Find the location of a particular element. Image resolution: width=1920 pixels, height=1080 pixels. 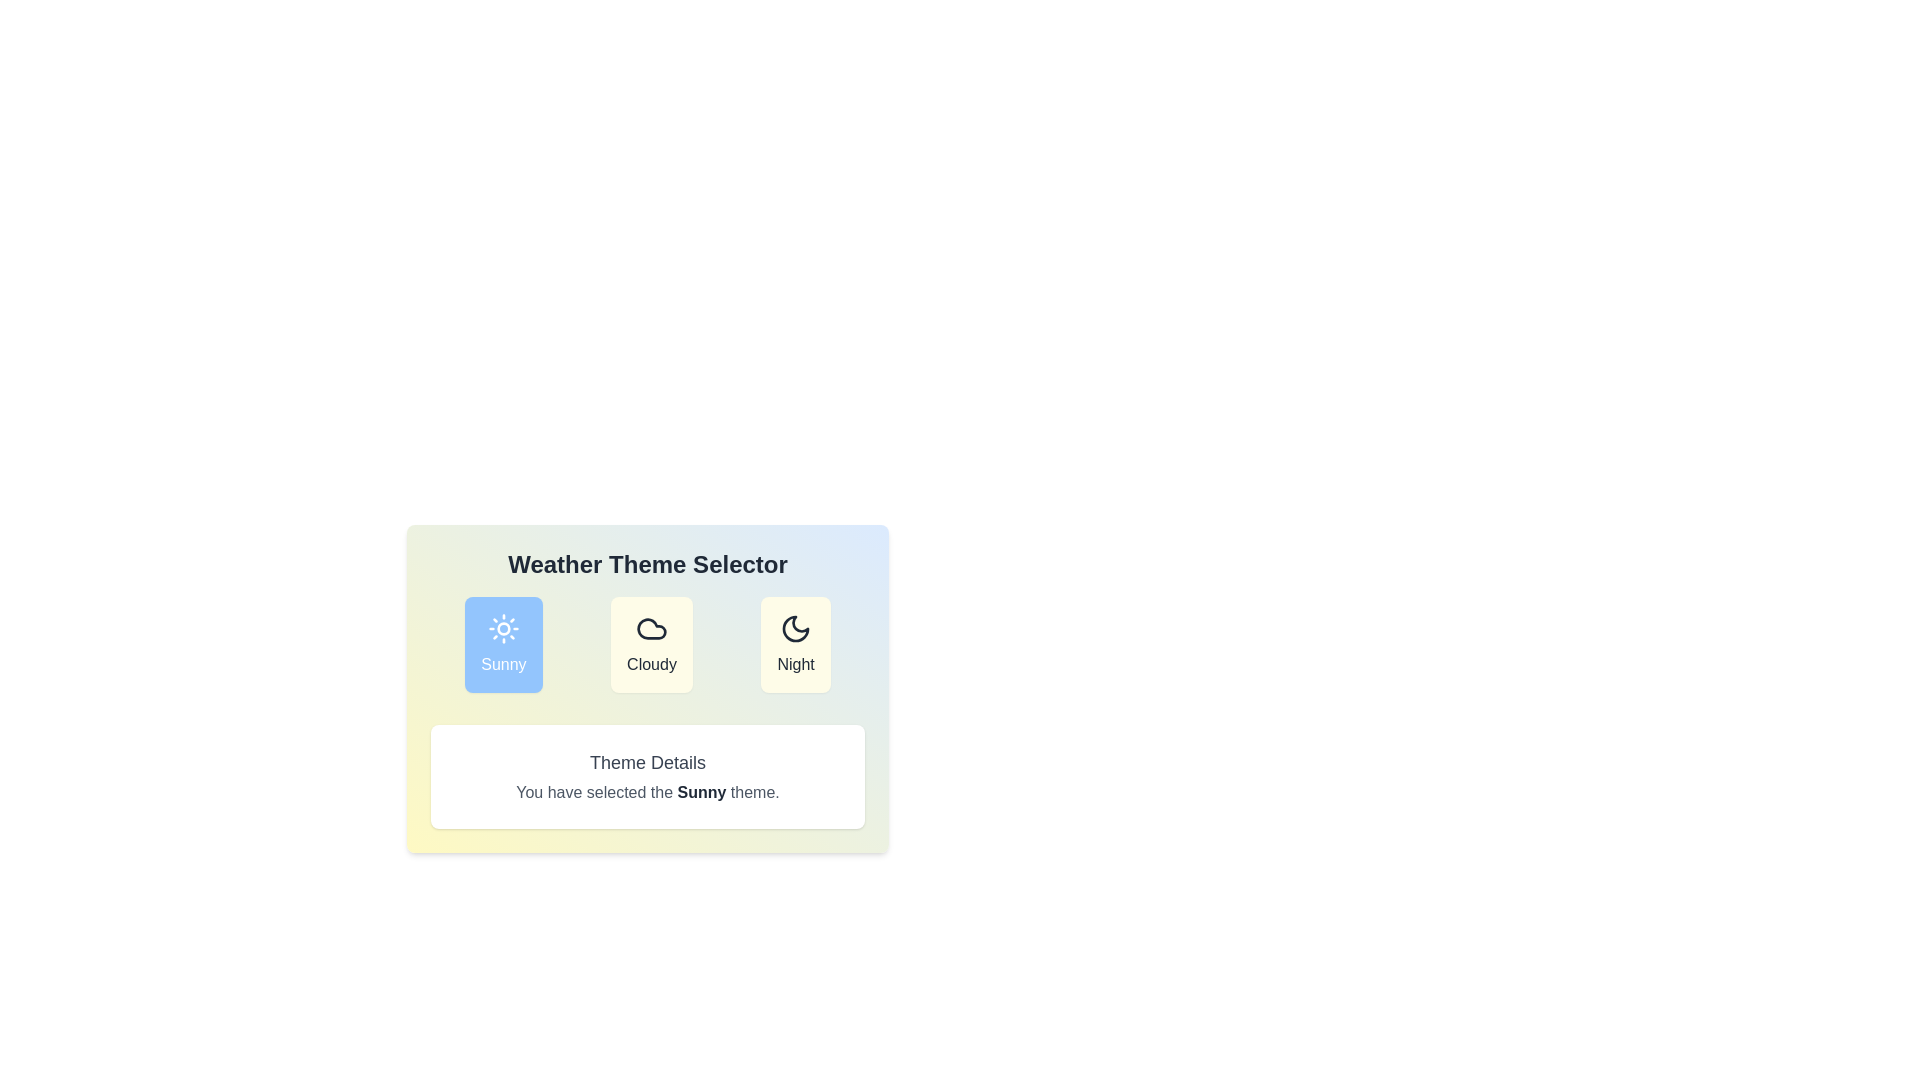

the Sunny button to observe its hover effect is located at coordinates (504, 644).